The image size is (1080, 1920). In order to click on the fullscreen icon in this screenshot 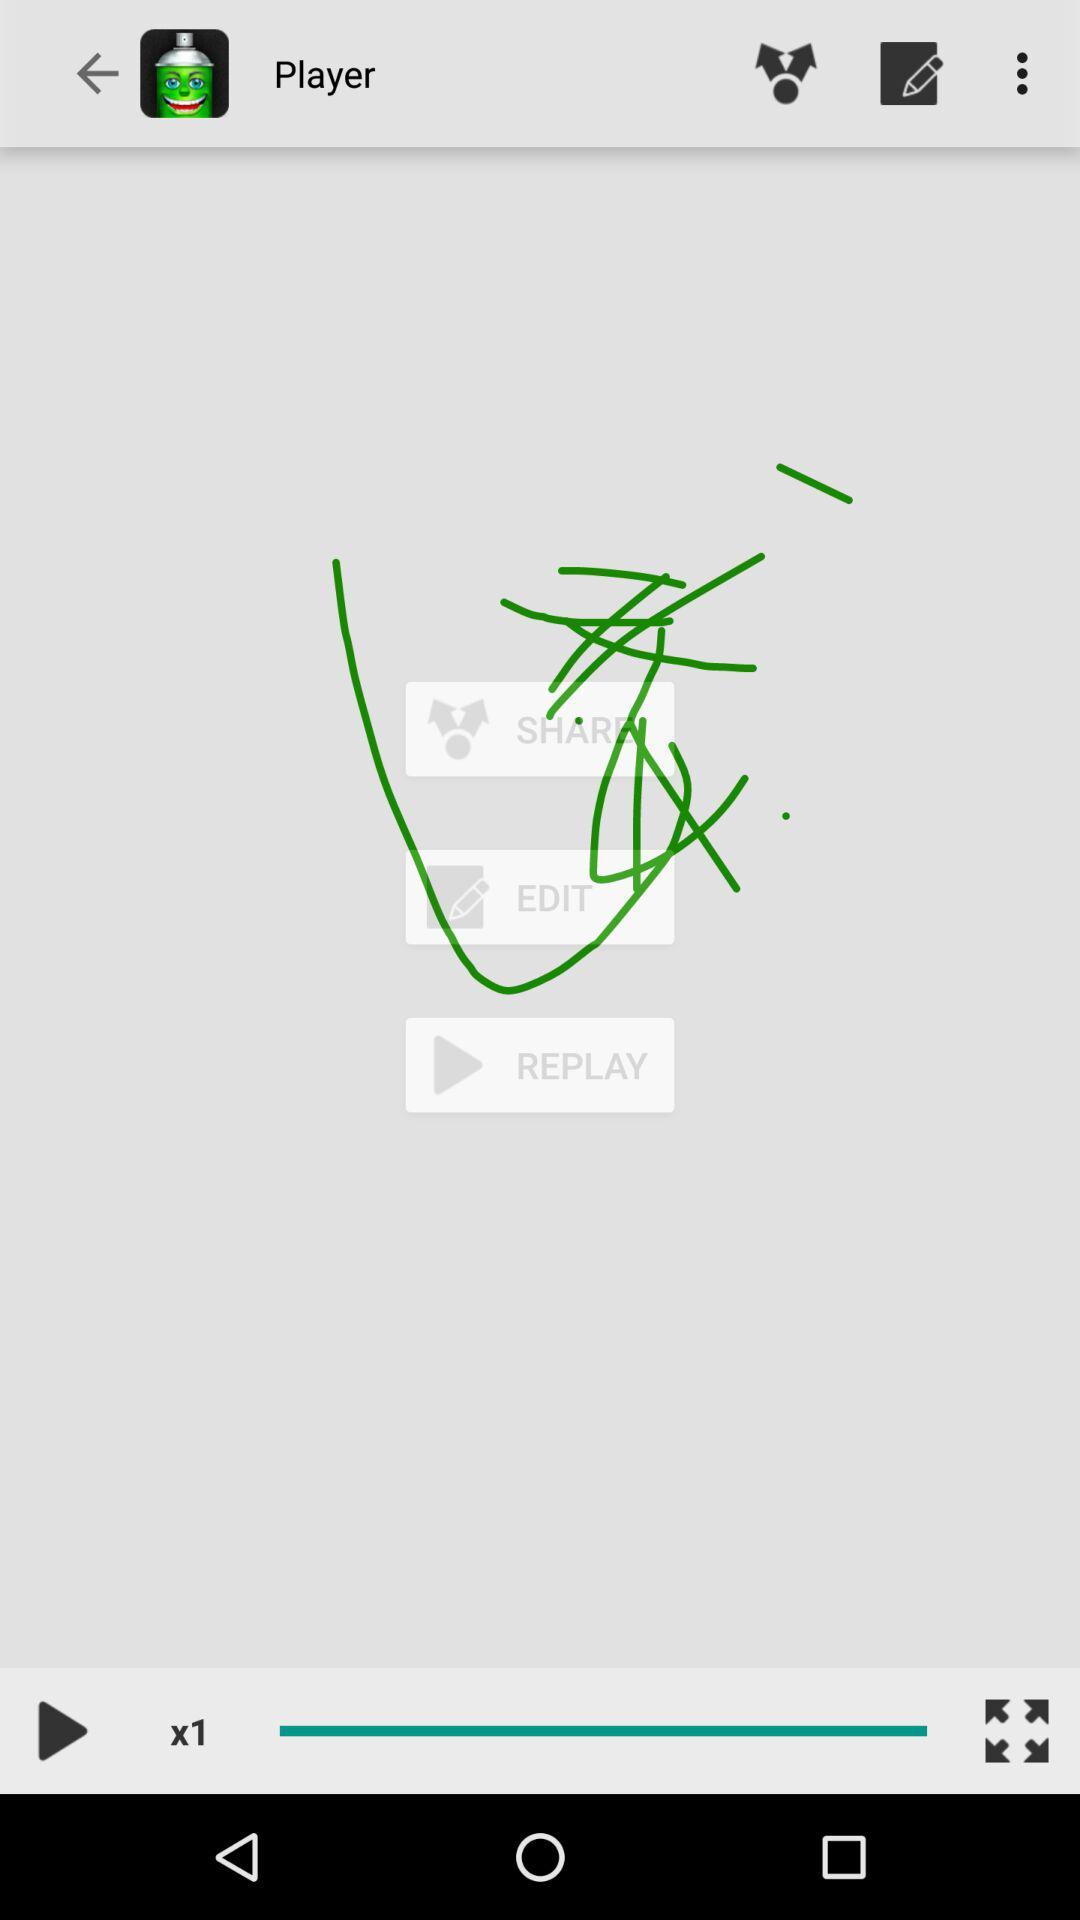, I will do `click(1017, 1730)`.